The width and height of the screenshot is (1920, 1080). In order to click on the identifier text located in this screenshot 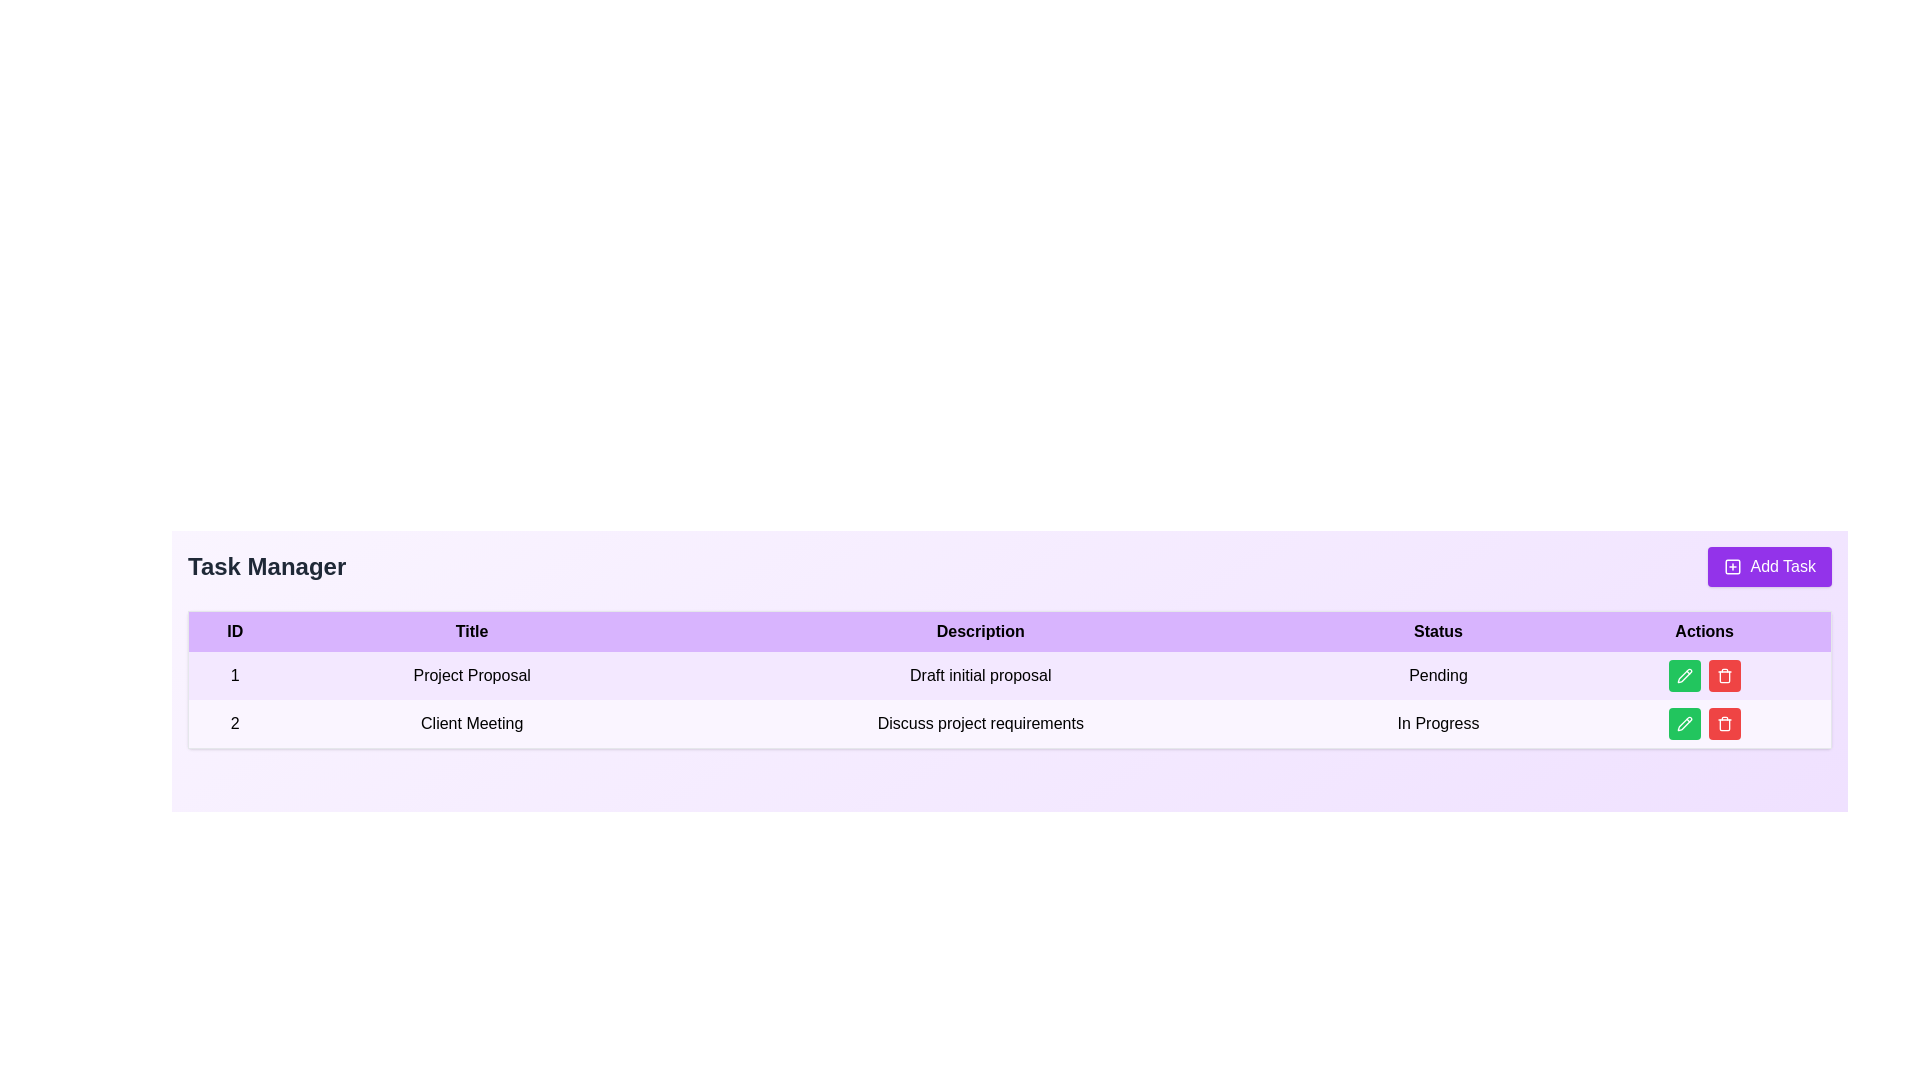, I will do `click(235, 724)`.